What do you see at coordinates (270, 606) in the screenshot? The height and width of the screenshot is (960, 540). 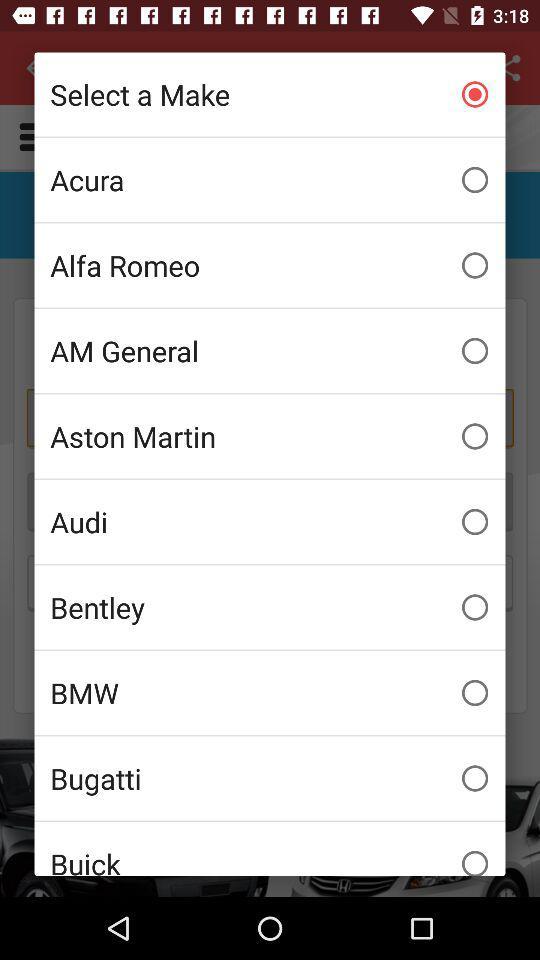 I see `the icon below audi icon` at bounding box center [270, 606].